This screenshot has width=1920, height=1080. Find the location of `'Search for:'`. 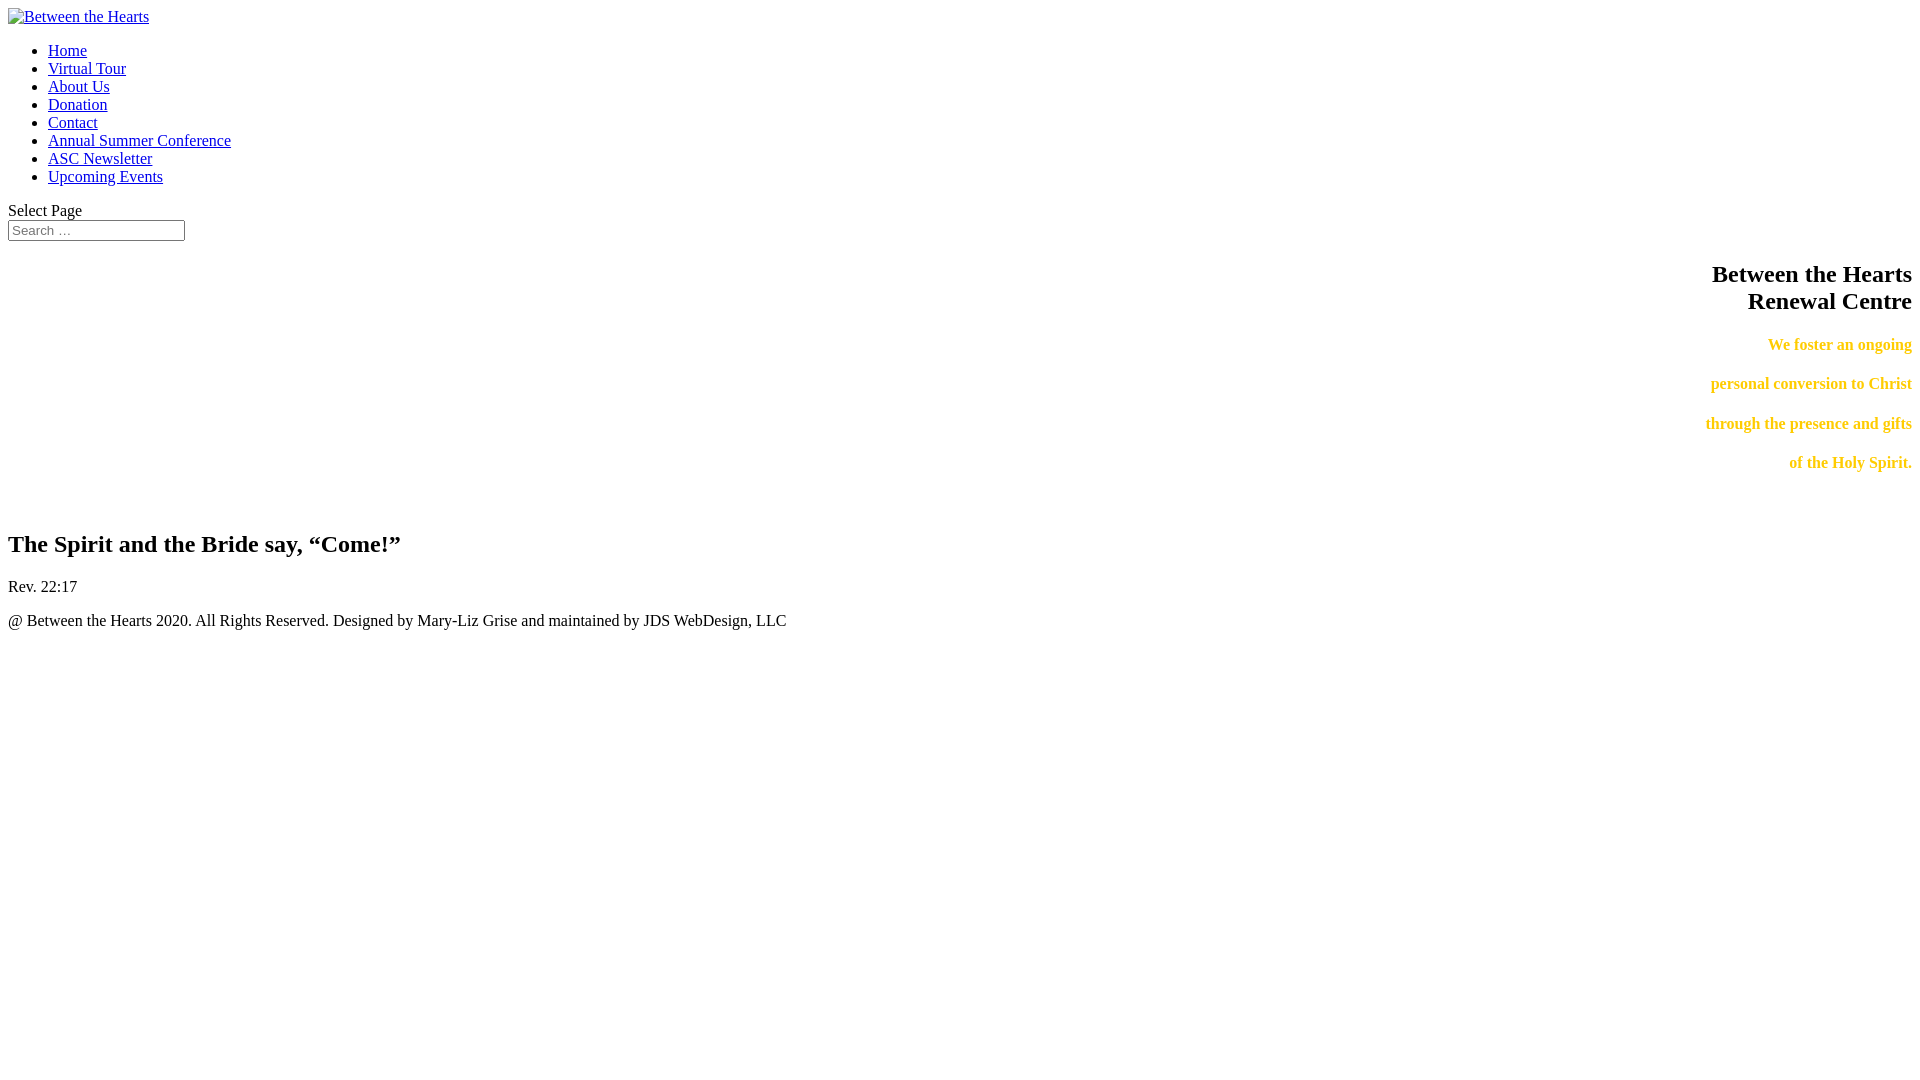

'Search for:' is located at coordinates (95, 229).